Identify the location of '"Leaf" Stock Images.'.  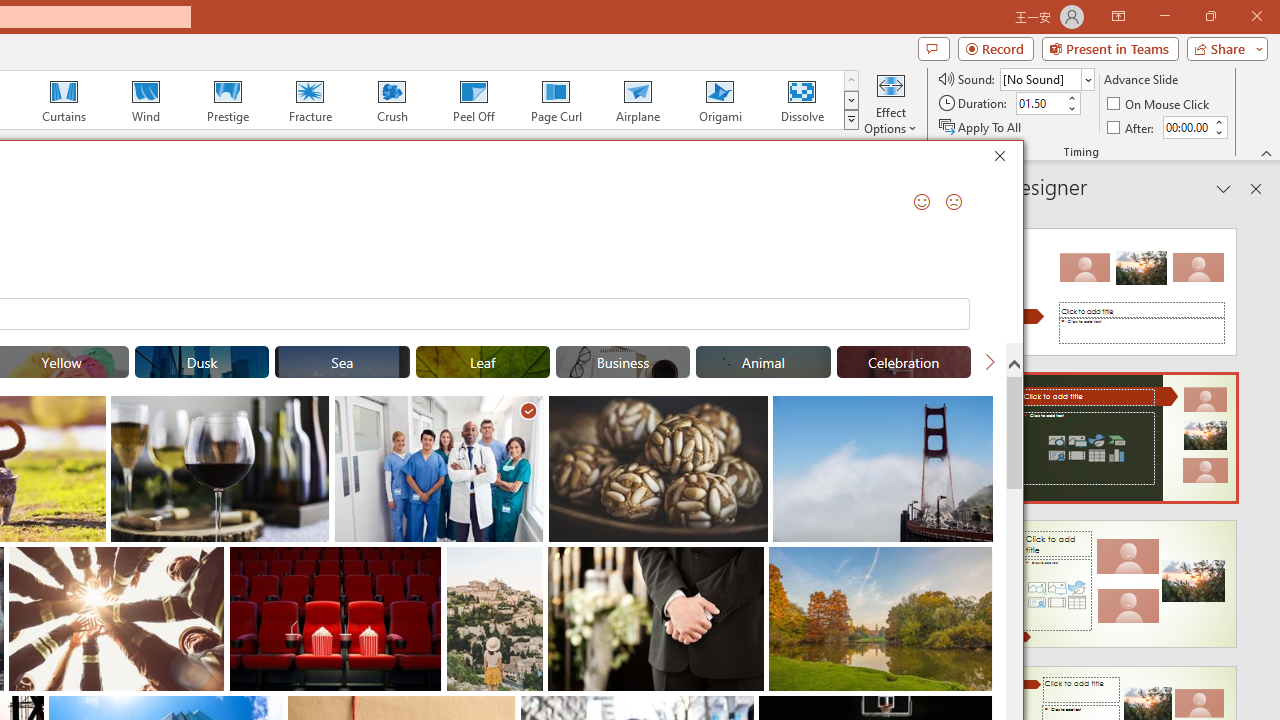
(483, 362).